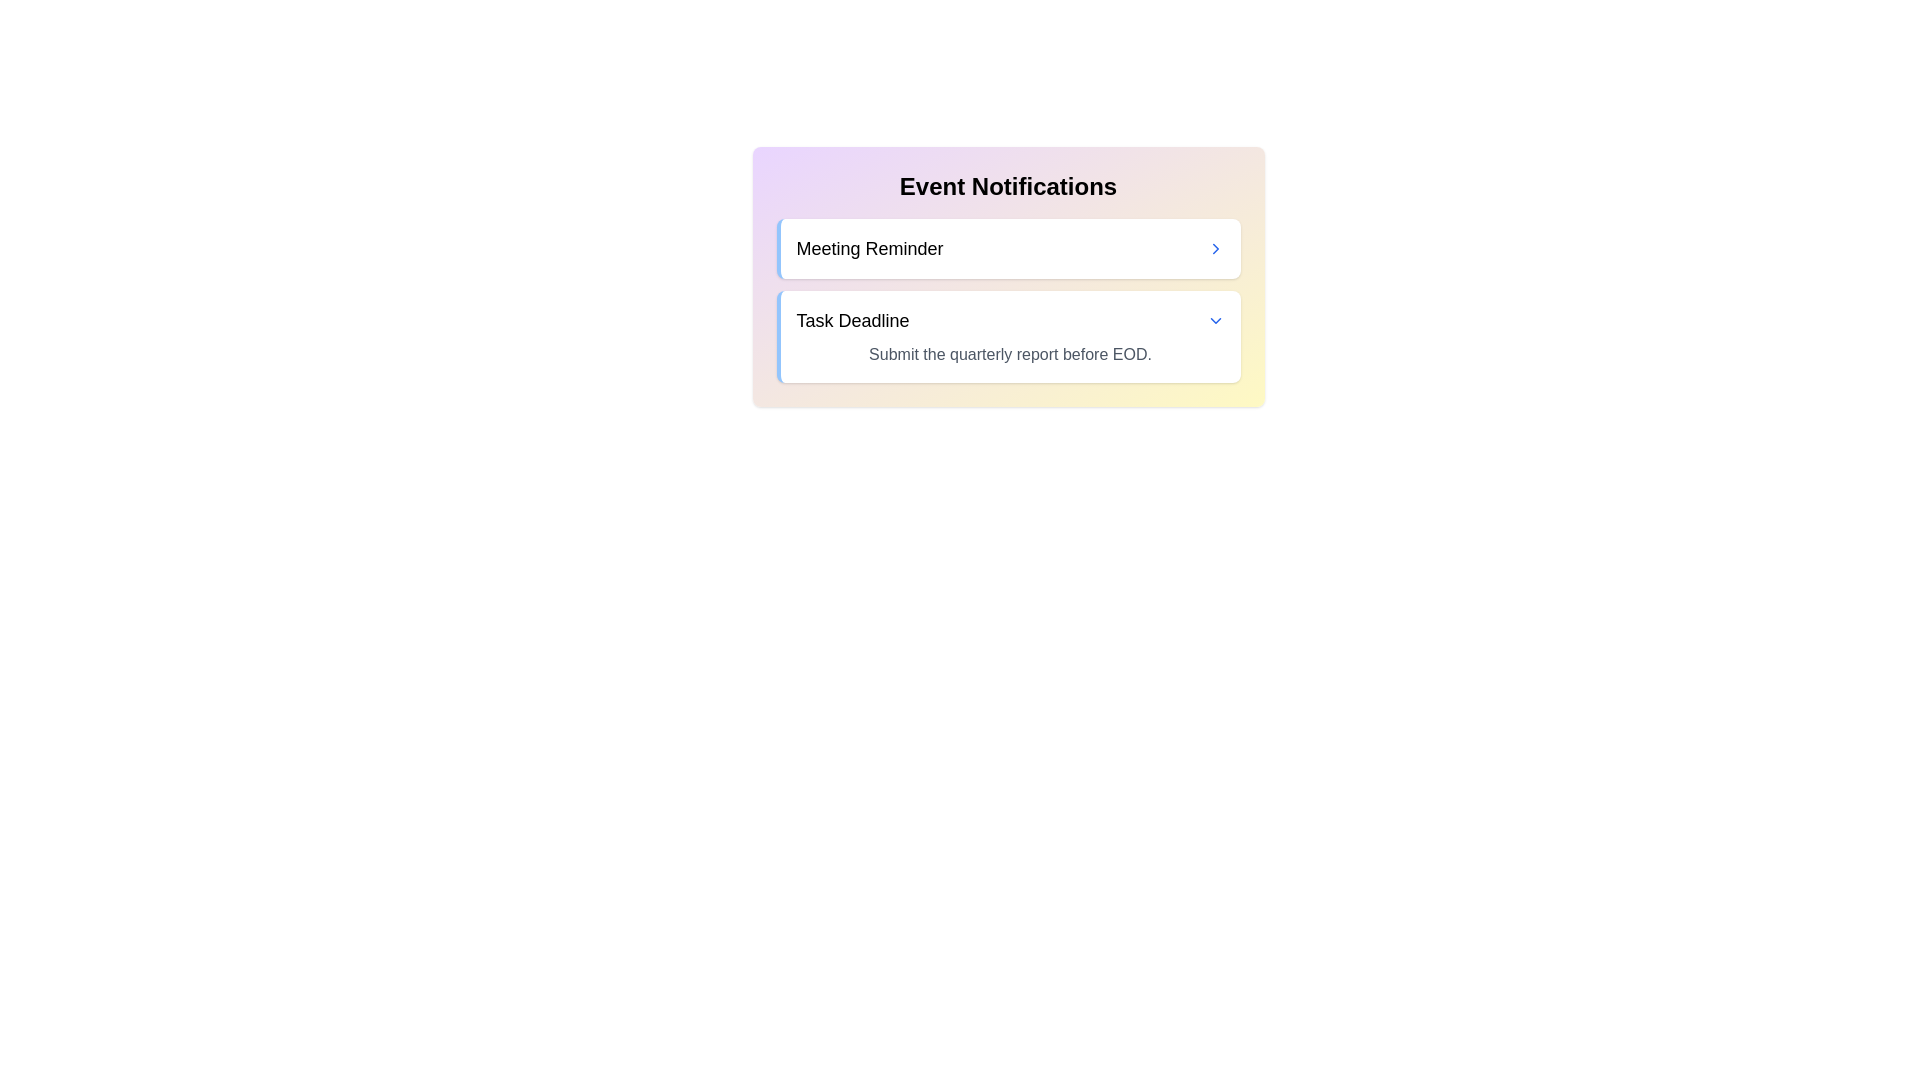 This screenshot has width=1920, height=1080. What do you see at coordinates (1010, 353) in the screenshot?
I see `the details of the expanded notification to focus on it` at bounding box center [1010, 353].